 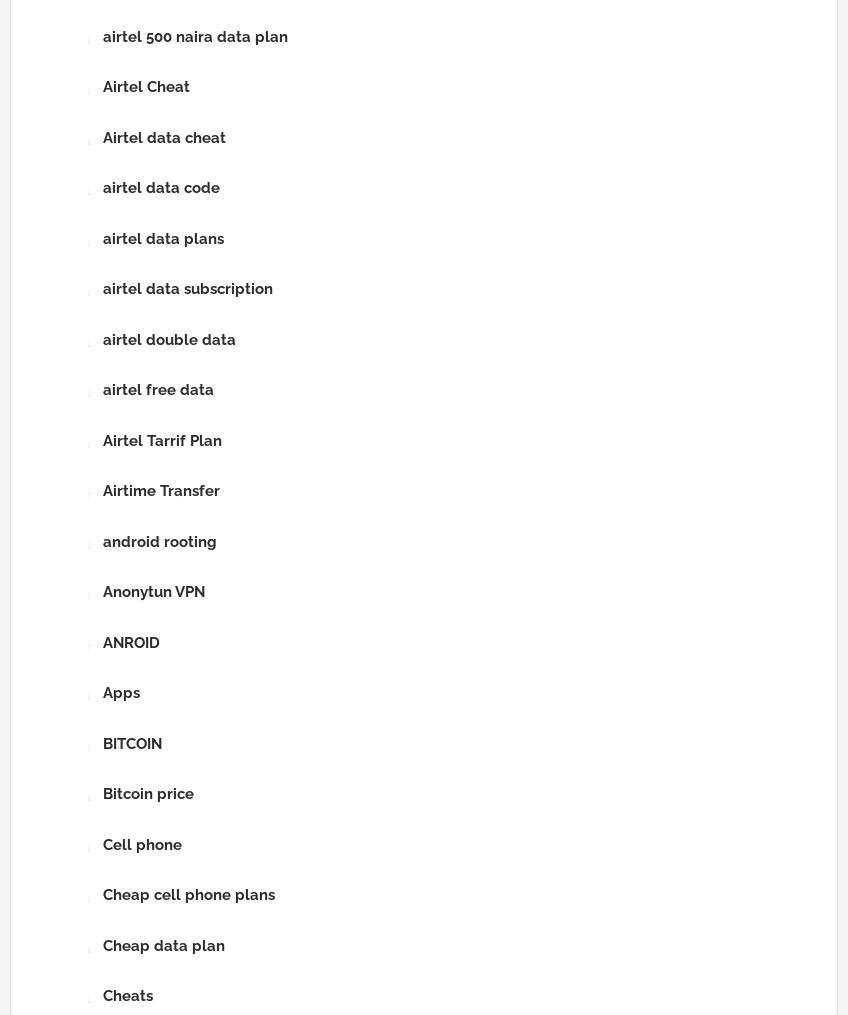 What do you see at coordinates (152, 591) in the screenshot?
I see `'Anonytun VPN'` at bounding box center [152, 591].